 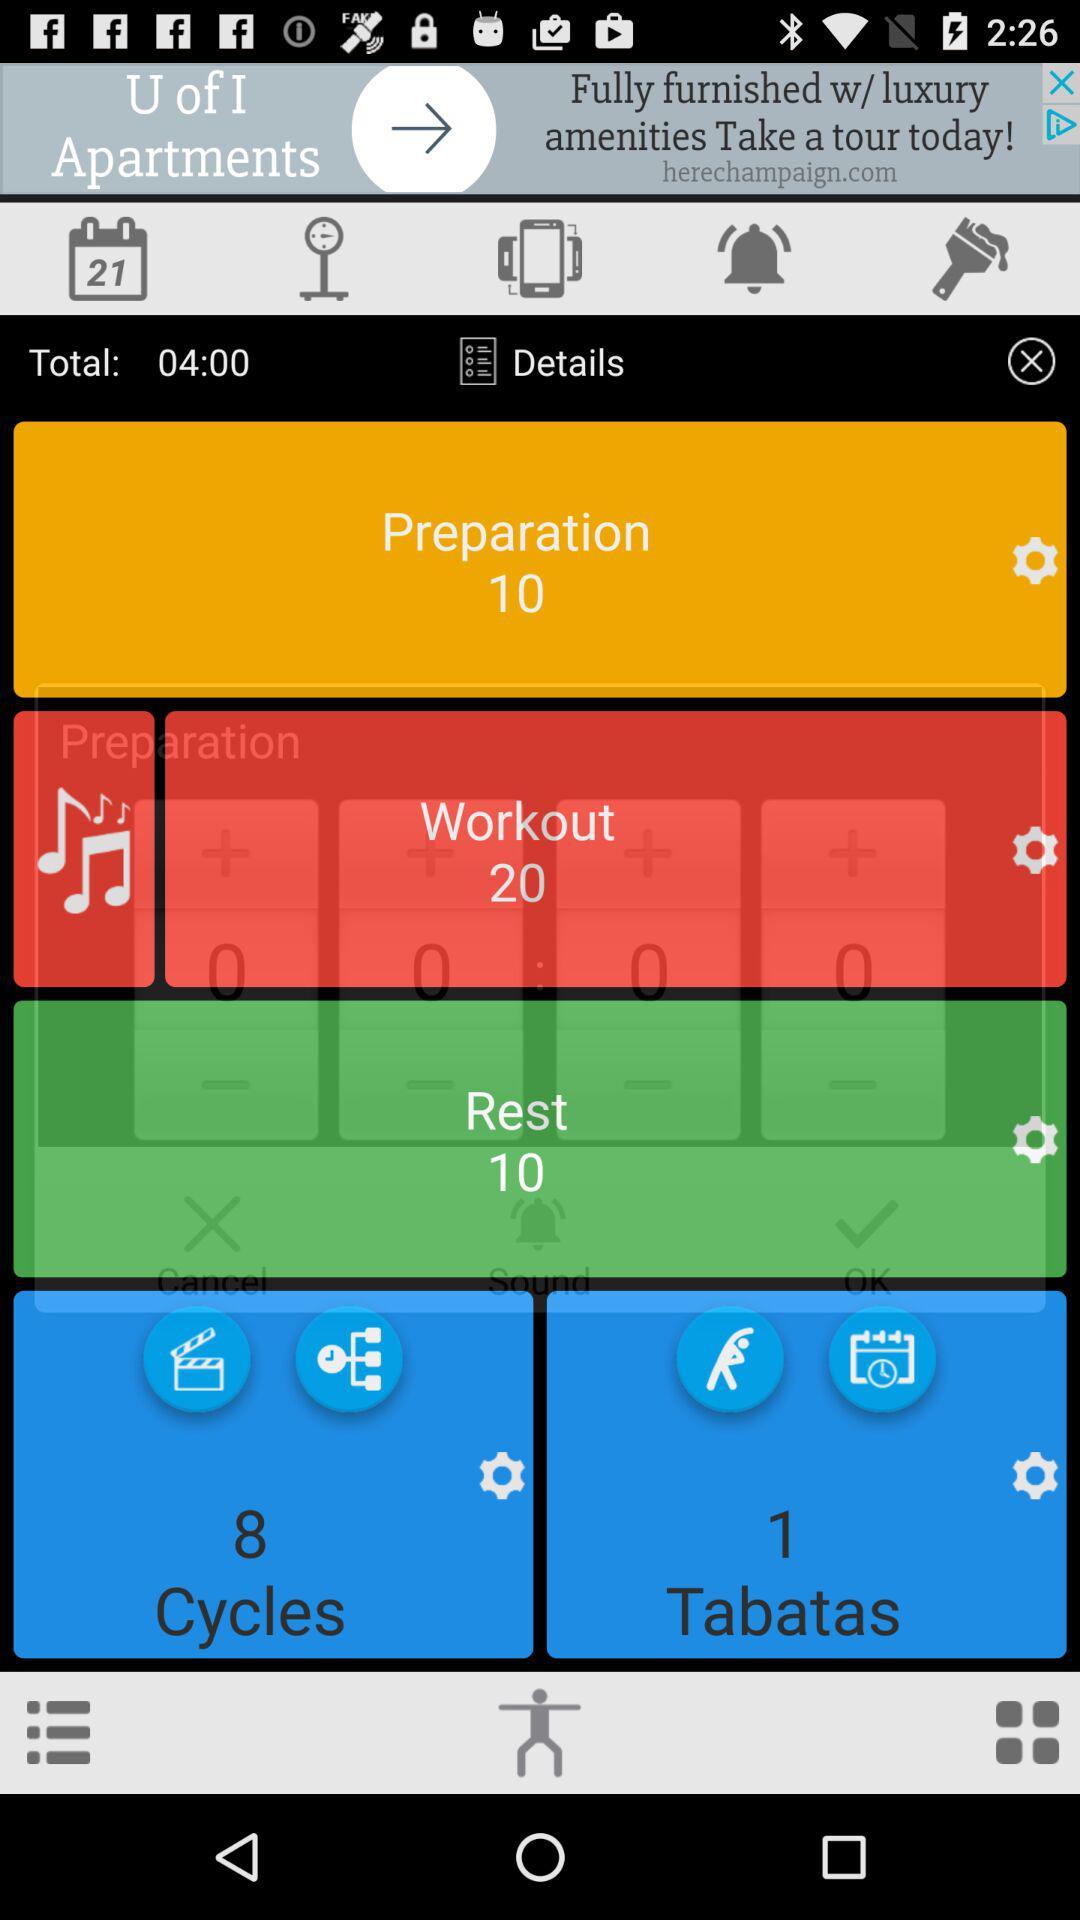 What do you see at coordinates (756, 275) in the screenshot?
I see `the notifications icon` at bounding box center [756, 275].